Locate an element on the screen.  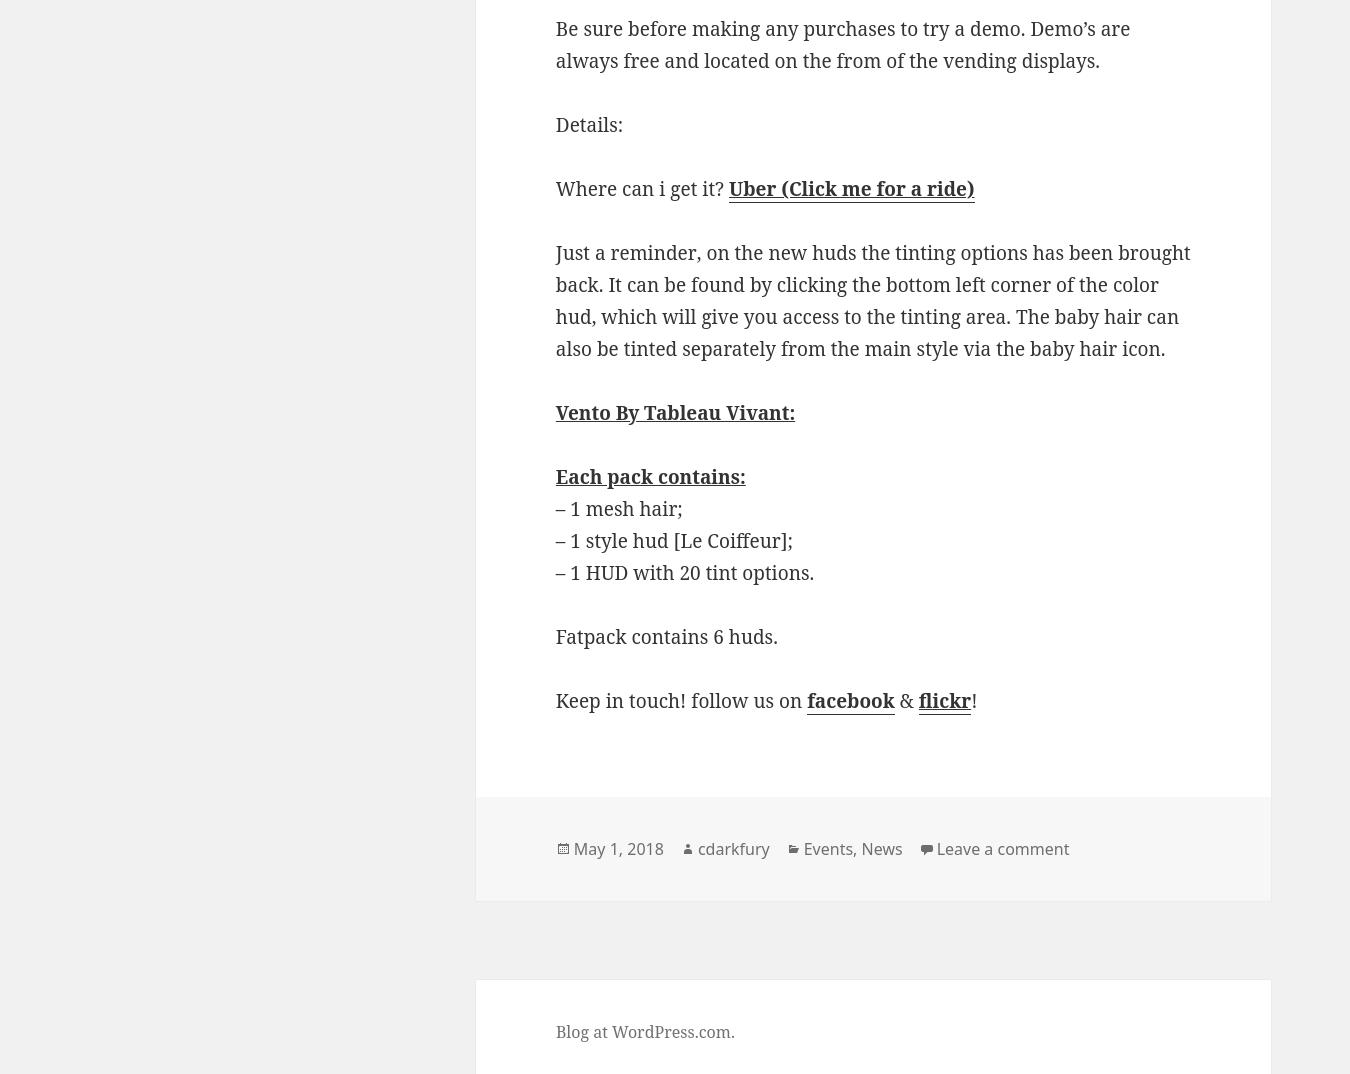
'Each pack contains:' is located at coordinates (650, 474).